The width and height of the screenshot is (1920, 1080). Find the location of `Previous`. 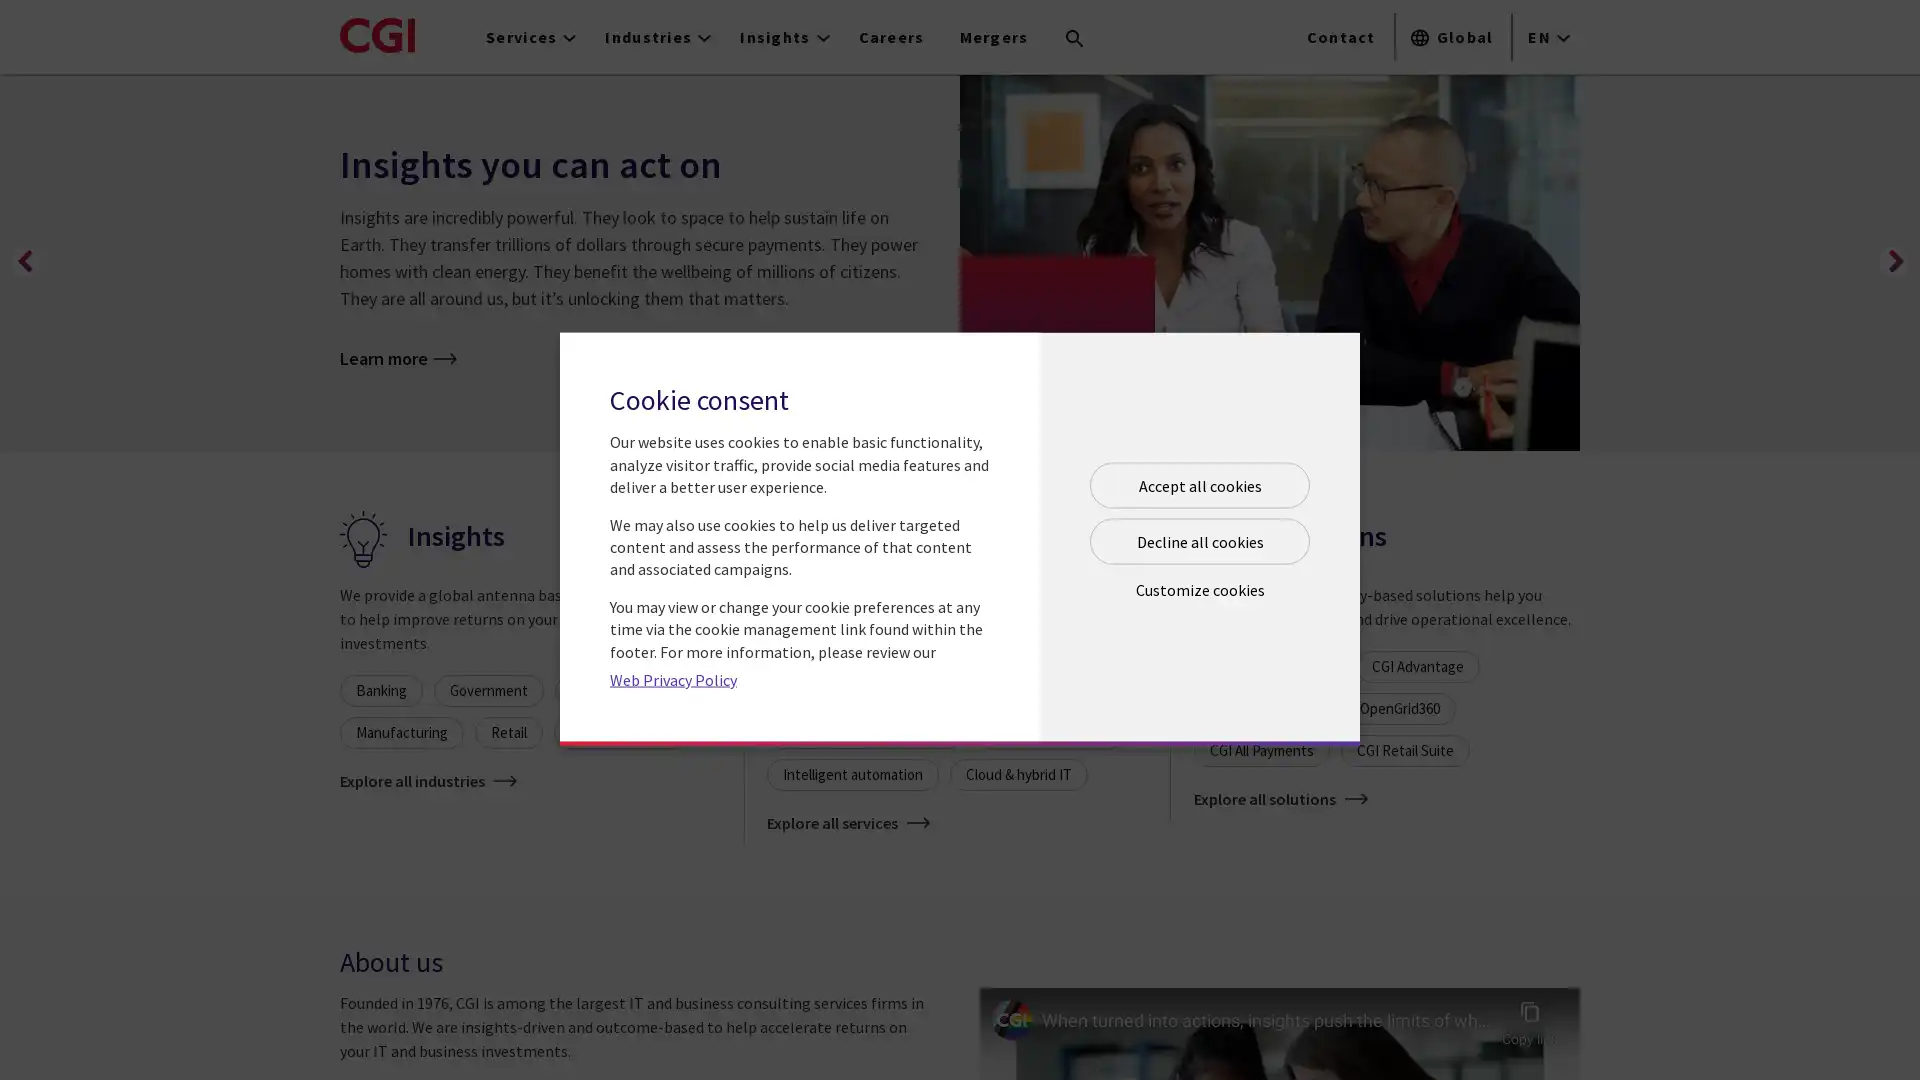

Previous is located at coordinates (25, 260).